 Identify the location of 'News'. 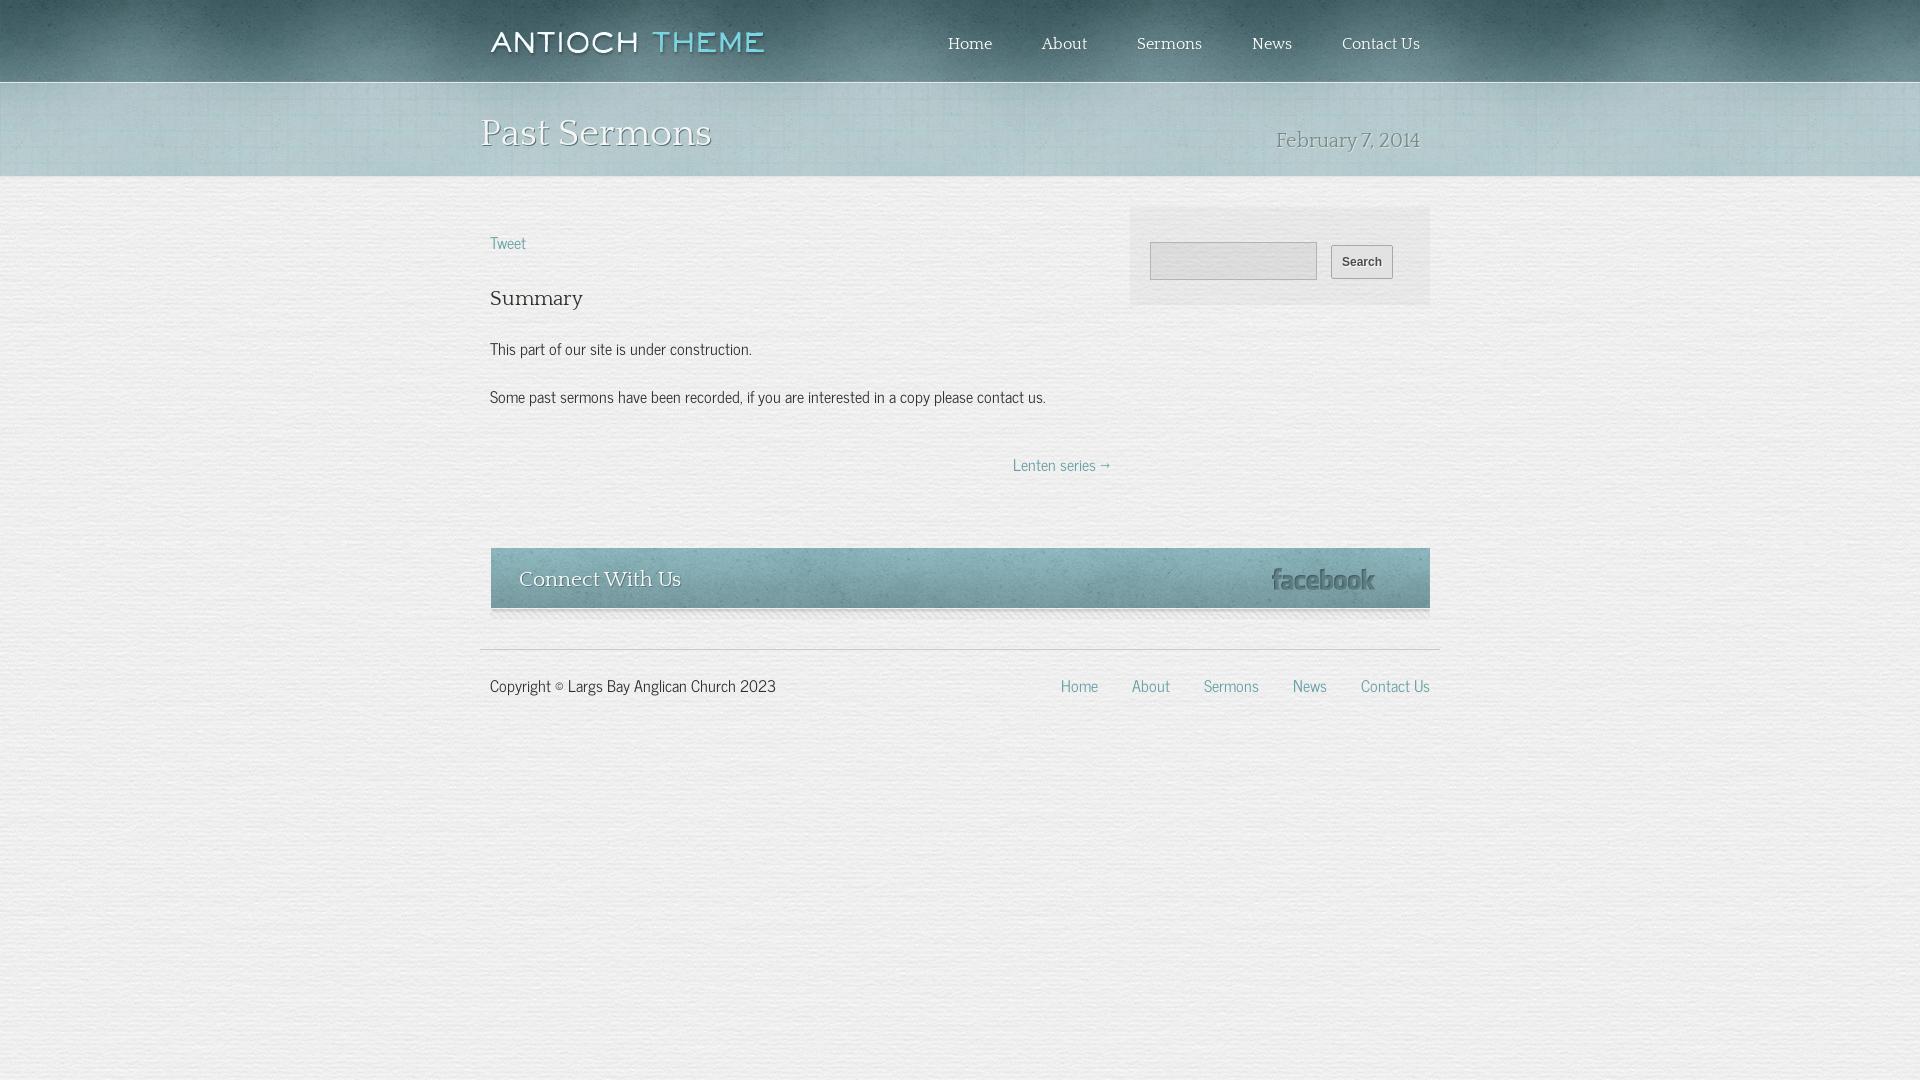
(1251, 43).